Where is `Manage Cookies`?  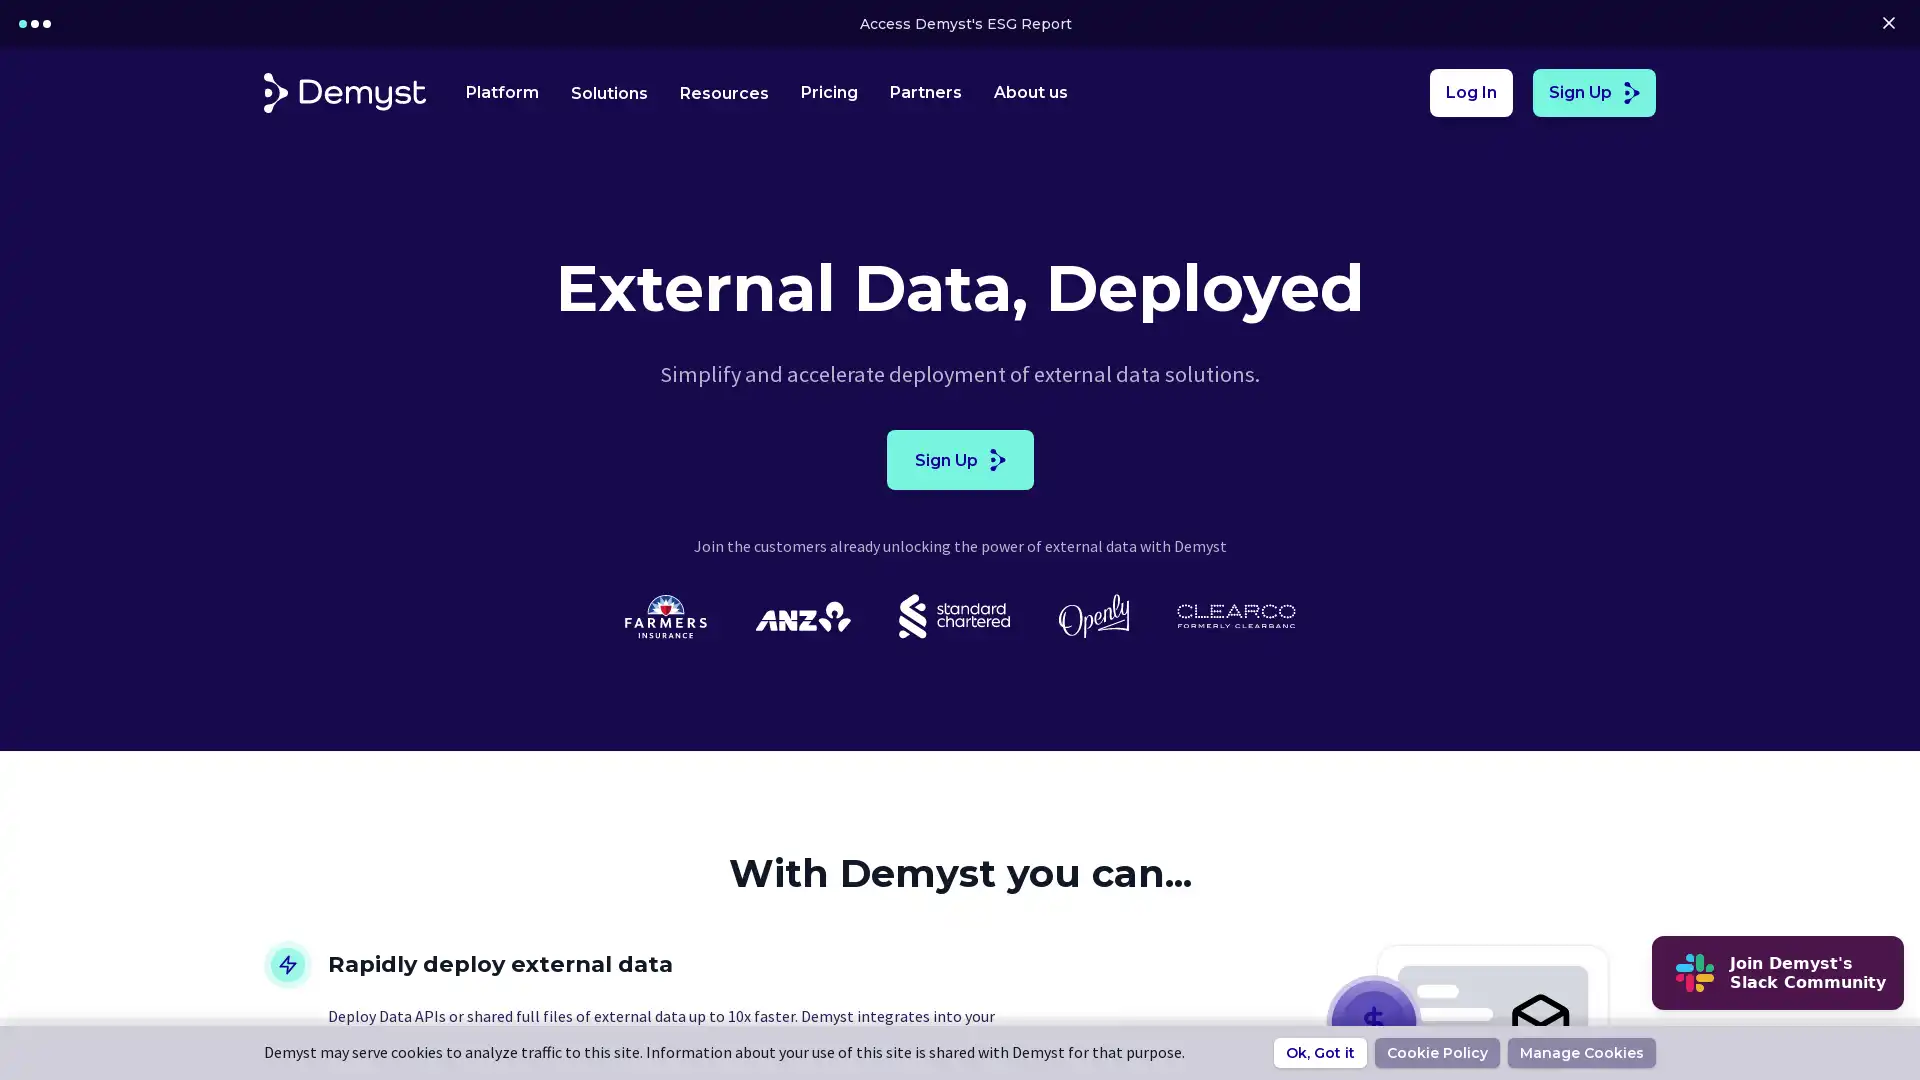 Manage Cookies is located at coordinates (1581, 1052).